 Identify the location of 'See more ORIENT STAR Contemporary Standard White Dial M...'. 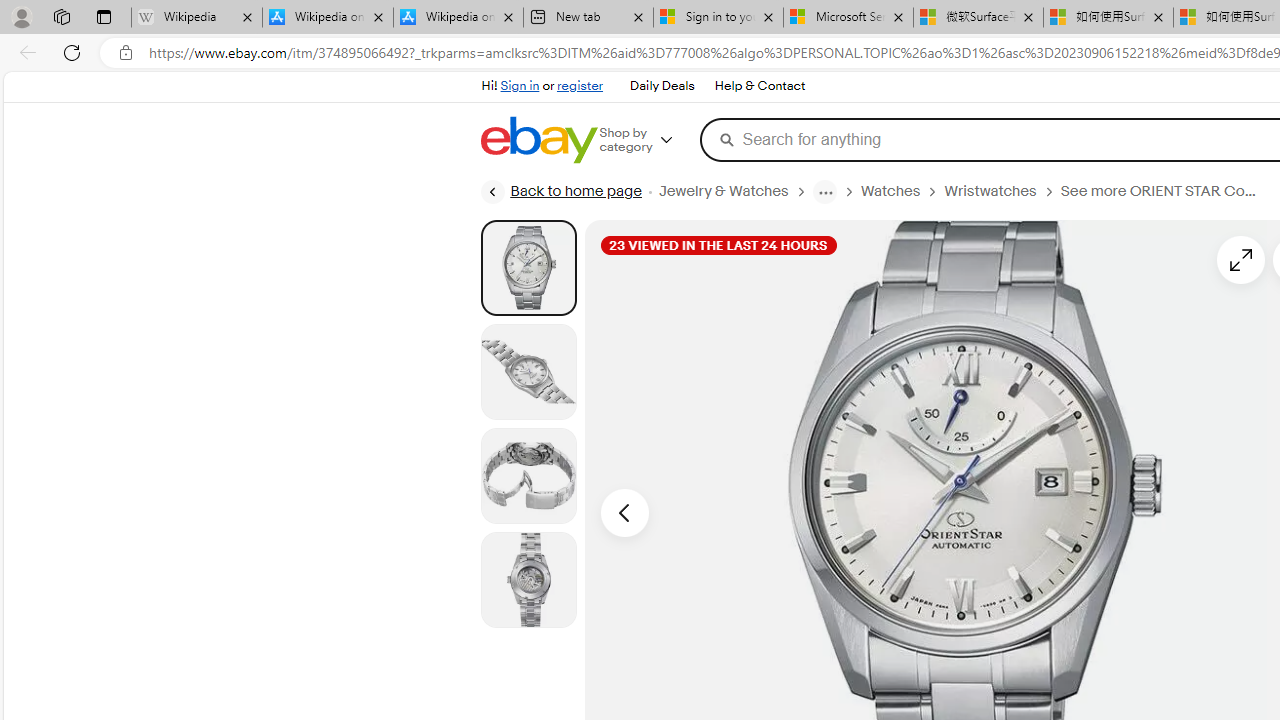
(1160, 191).